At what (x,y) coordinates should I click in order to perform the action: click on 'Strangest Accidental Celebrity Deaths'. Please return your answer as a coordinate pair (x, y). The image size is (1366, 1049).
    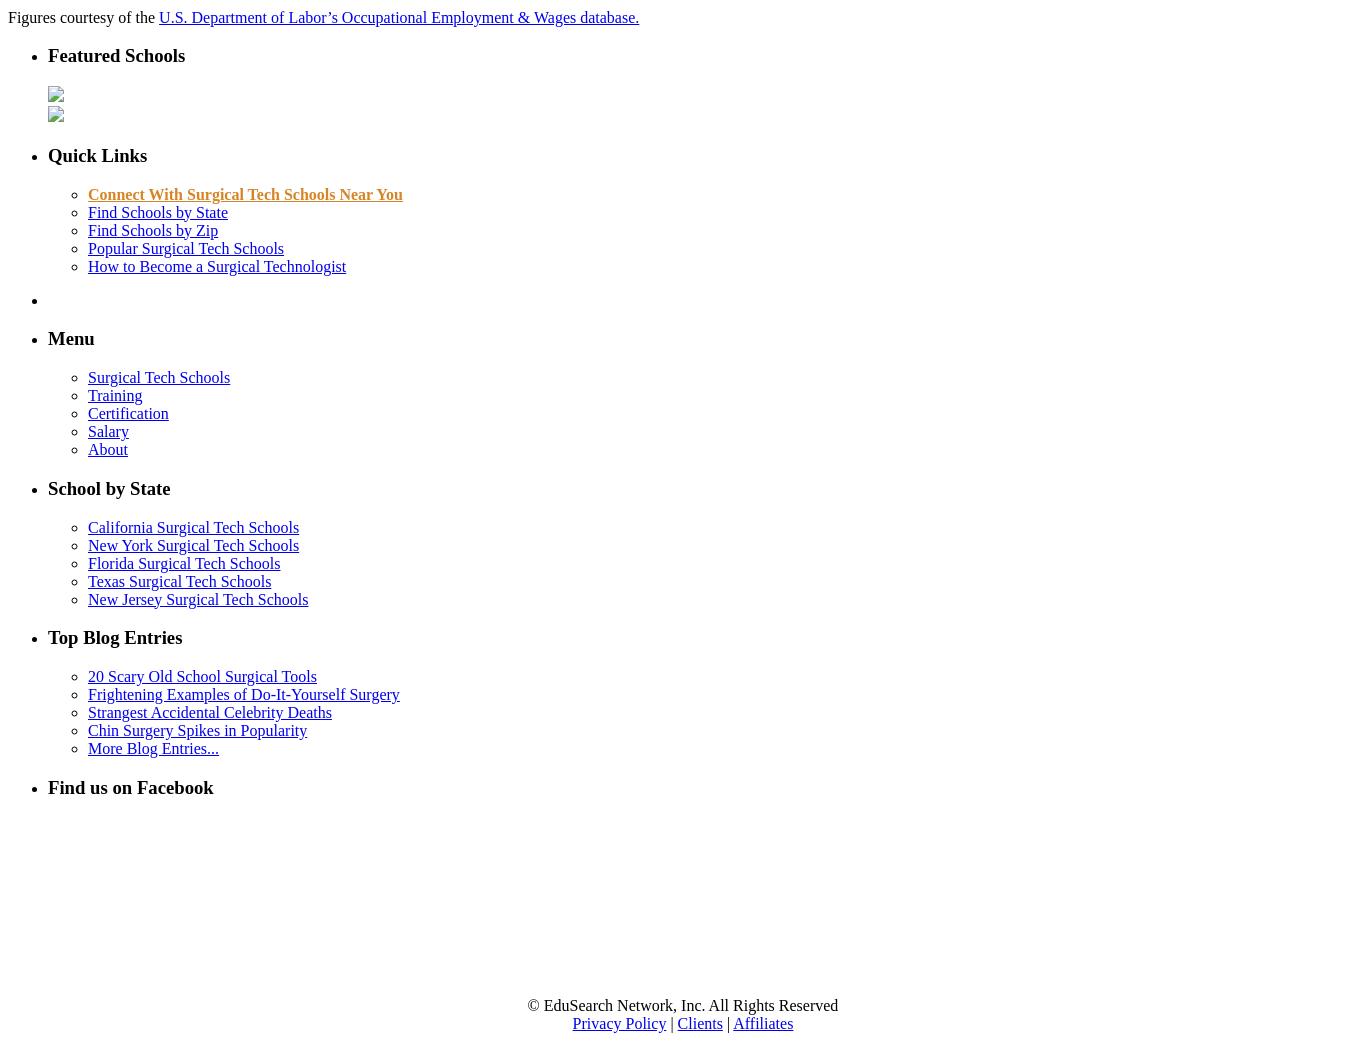
    Looking at the image, I should click on (208, 711).